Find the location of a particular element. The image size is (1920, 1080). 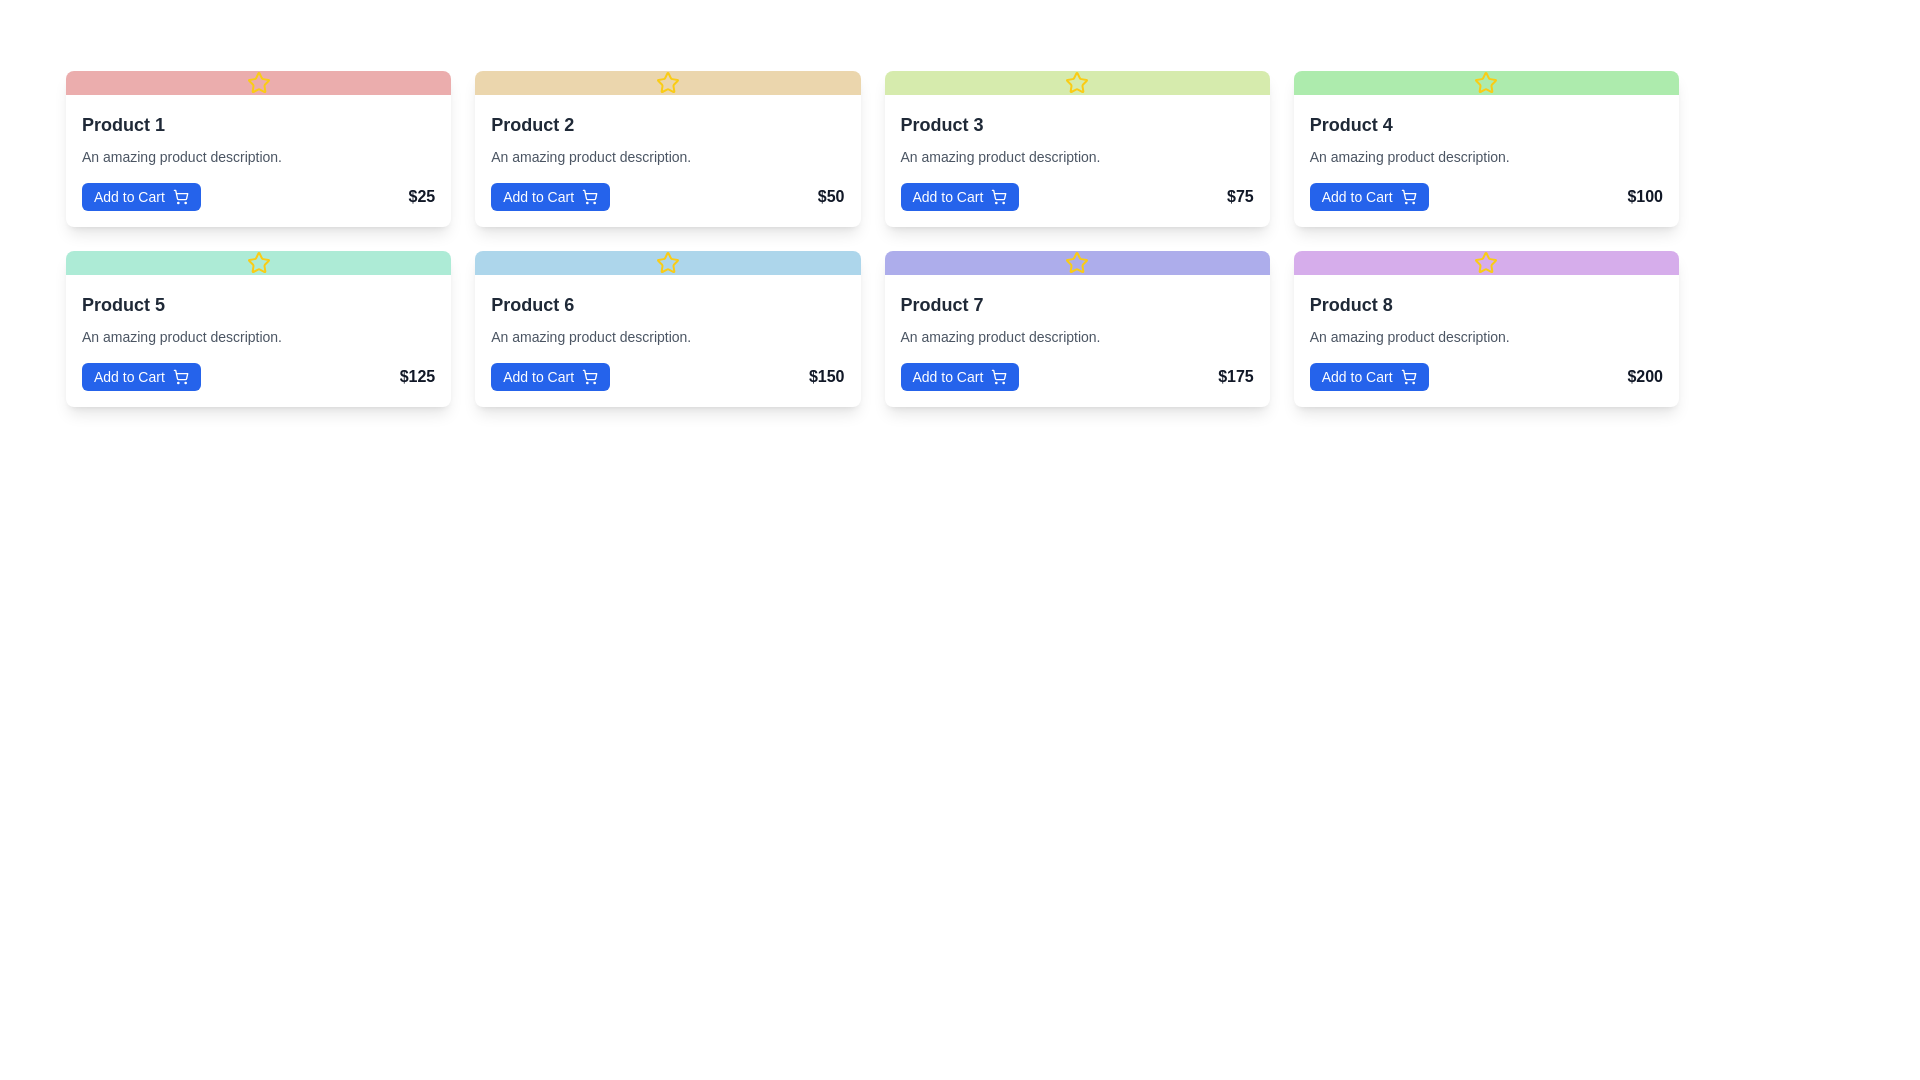

the star icon located at the top center of the sixth card labeled 'Product 6' in the grid layout to denote a feature or rating is located at coordinates (667, 261).